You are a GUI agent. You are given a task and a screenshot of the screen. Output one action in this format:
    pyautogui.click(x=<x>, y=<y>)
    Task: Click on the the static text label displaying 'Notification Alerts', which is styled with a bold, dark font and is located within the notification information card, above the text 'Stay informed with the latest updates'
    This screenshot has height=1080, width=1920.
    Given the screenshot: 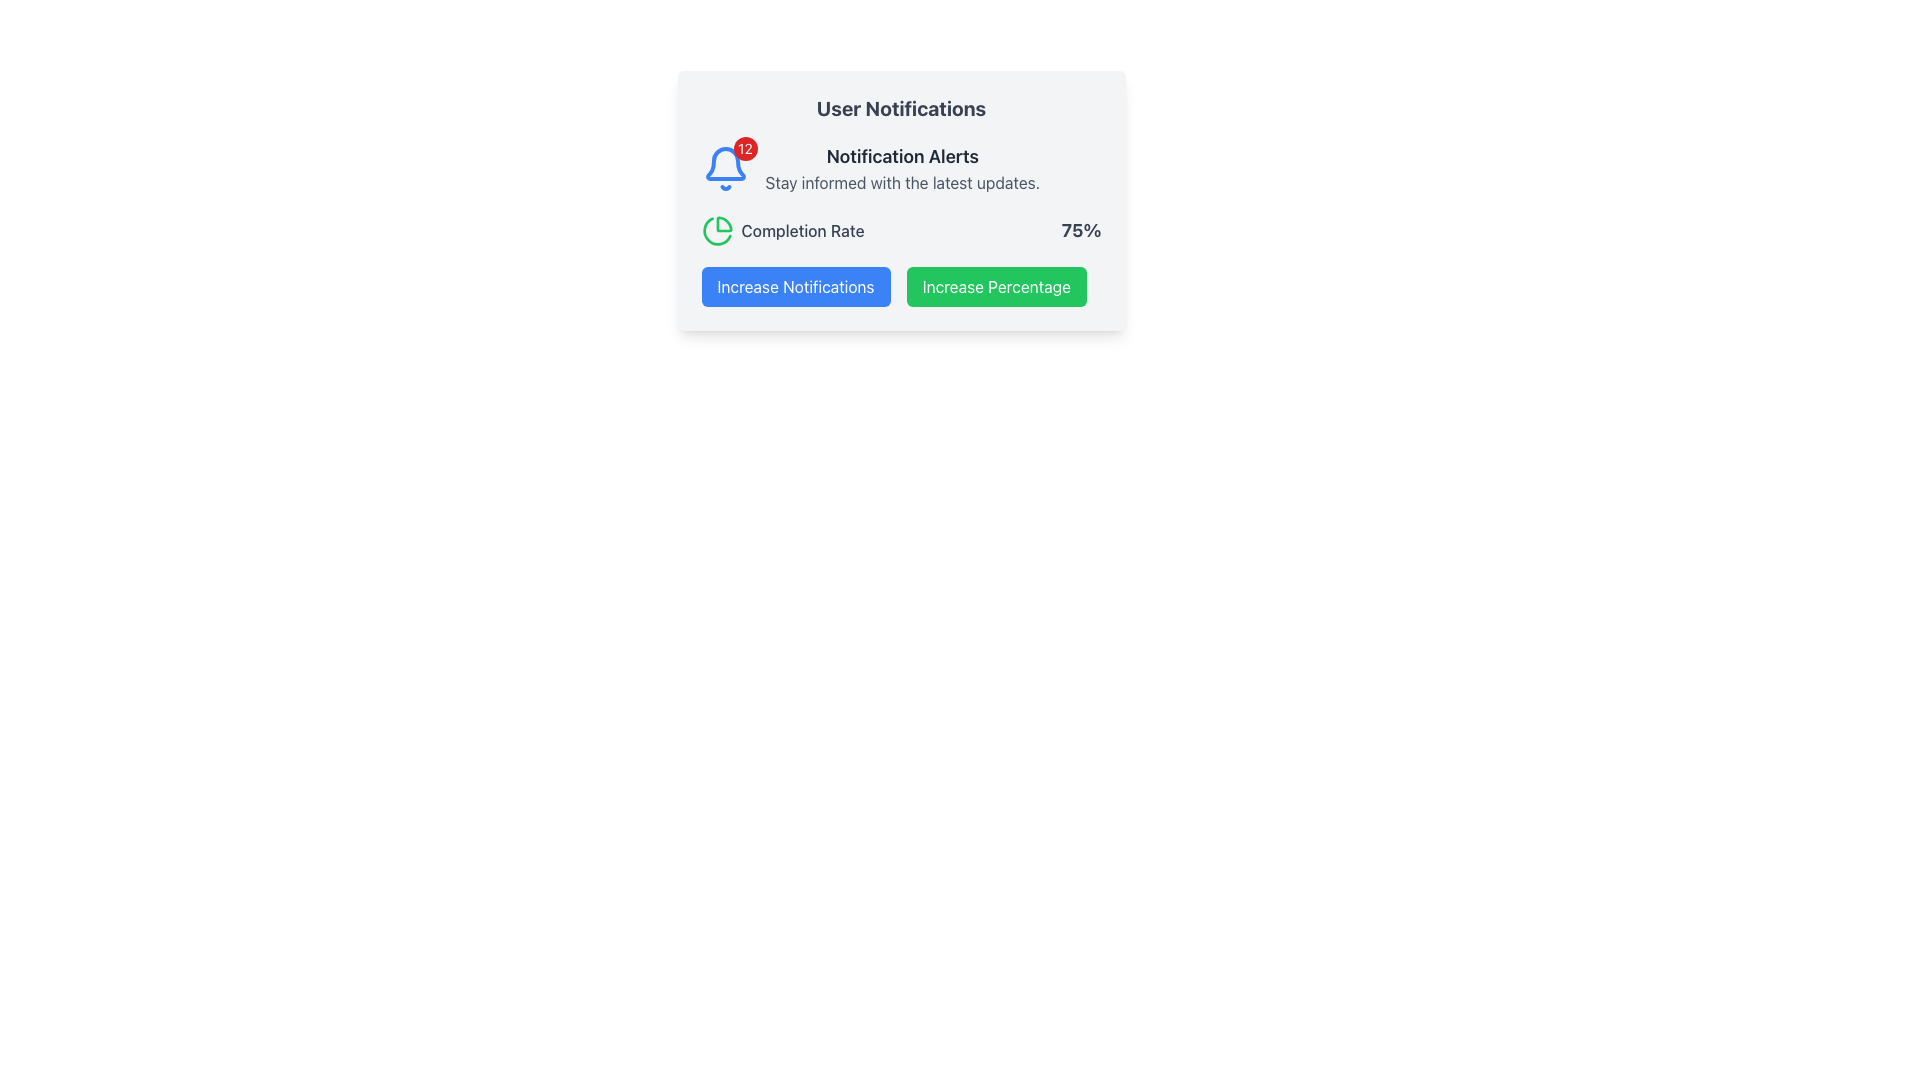 What is the action you would take?
    pyautogui.click(x=901, y=156)
    